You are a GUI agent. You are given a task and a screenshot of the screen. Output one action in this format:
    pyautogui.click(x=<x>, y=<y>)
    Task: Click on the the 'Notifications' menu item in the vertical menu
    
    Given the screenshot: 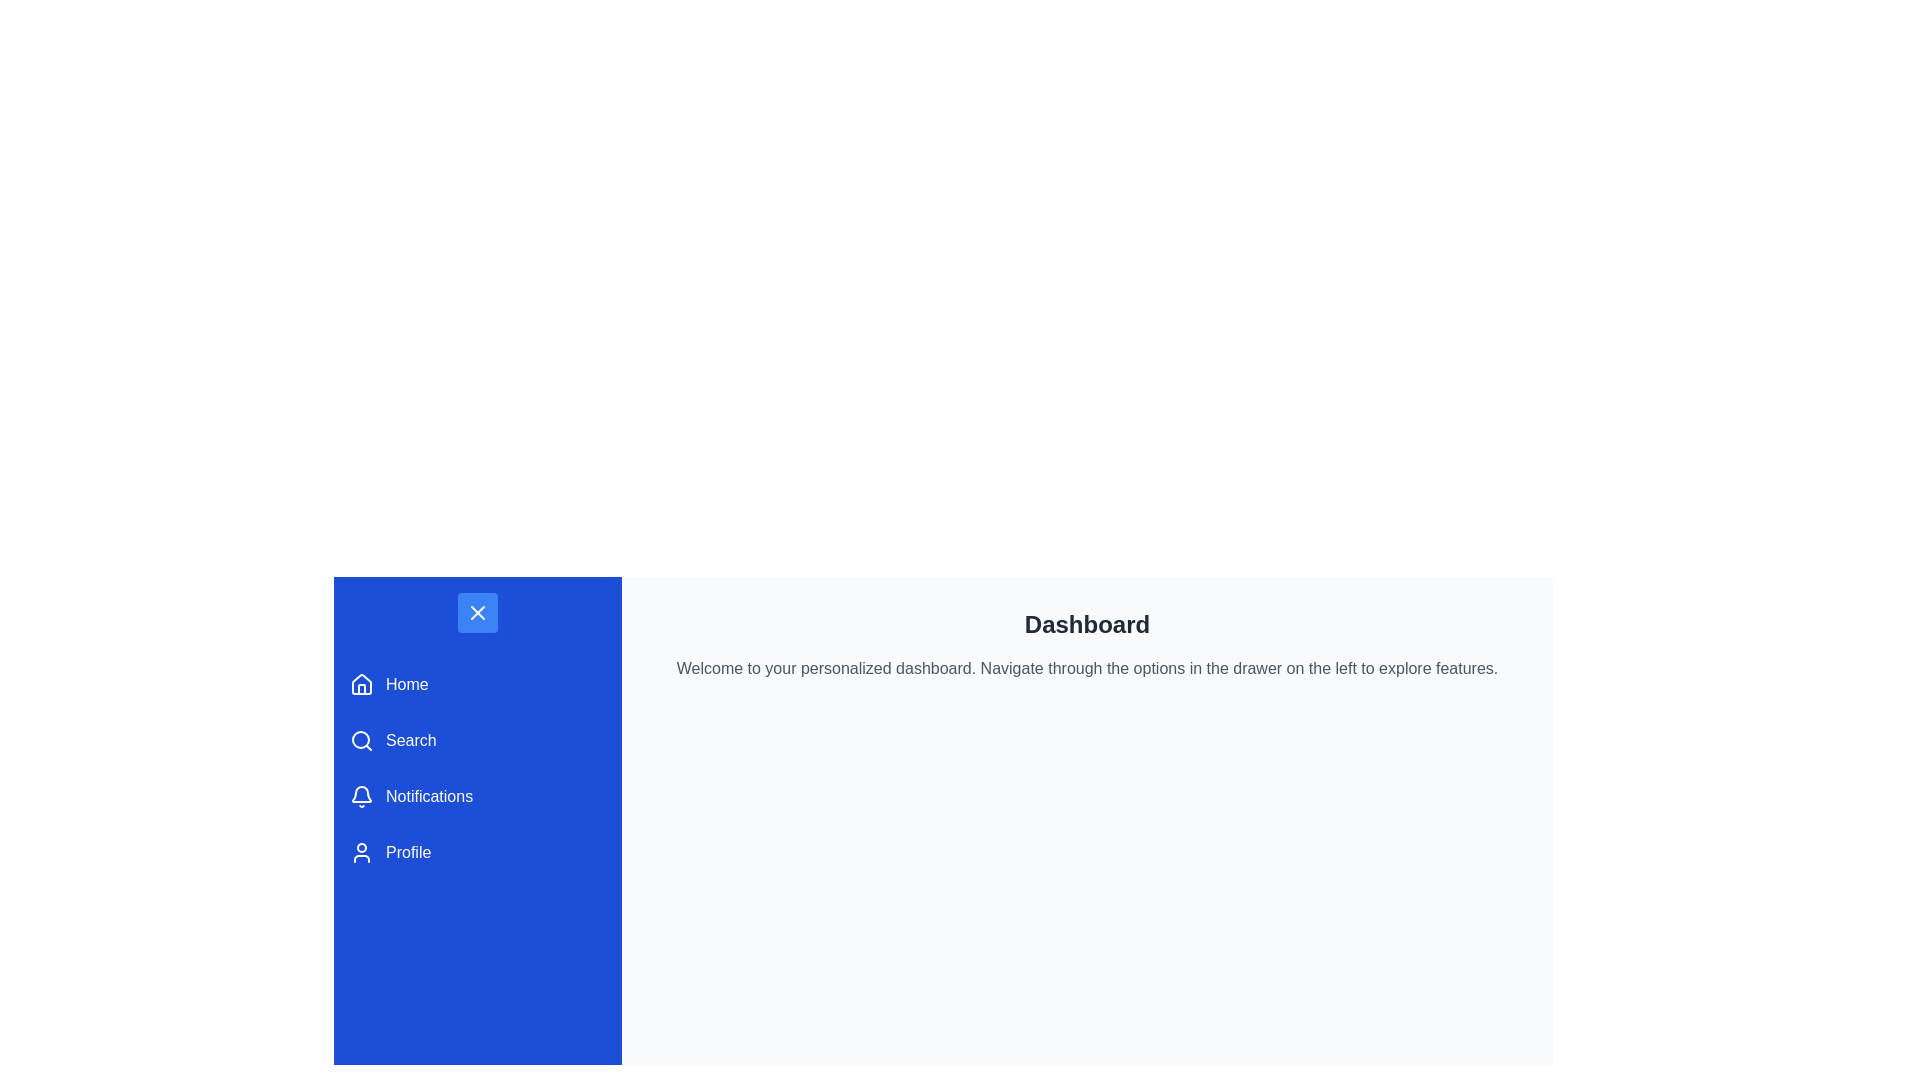 What is the action you would take?
    pyautogui.click(x=477, y=767)
    